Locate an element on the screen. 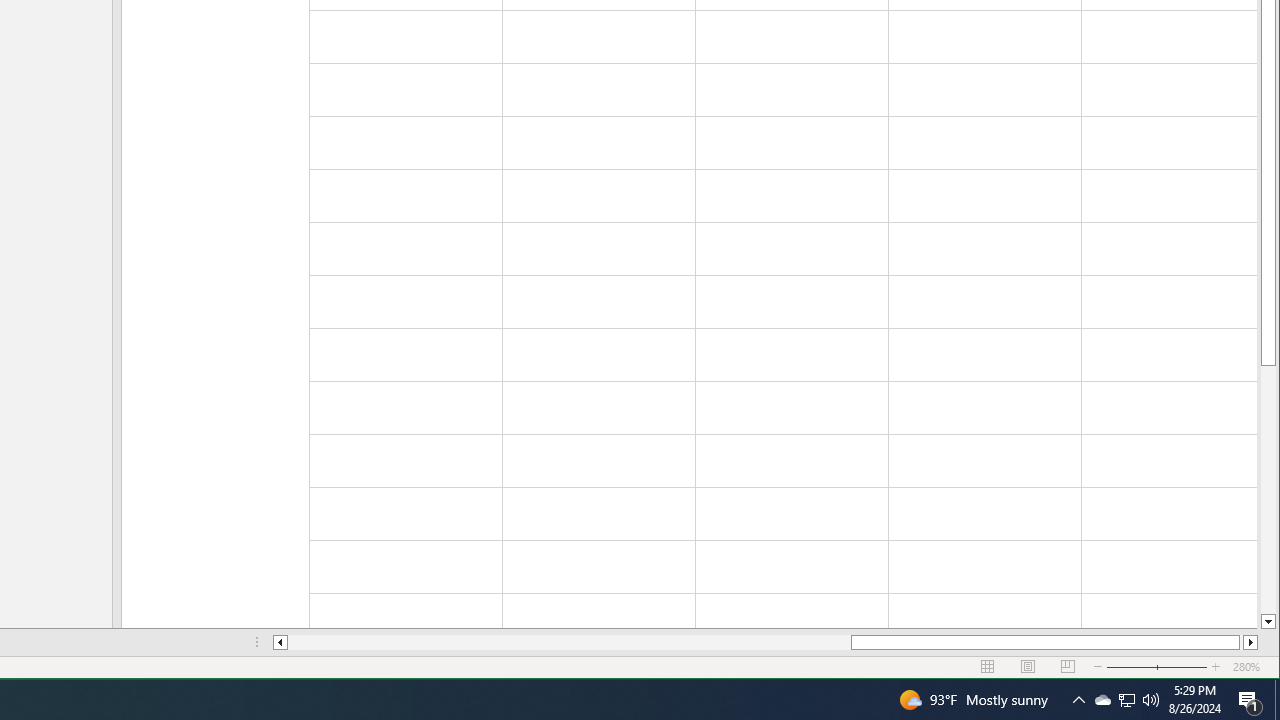 Image resolution: width=1280 pixels, height=720 pixels. 'Action Center, 1 new notification' is located at coordinates (1250, 698).